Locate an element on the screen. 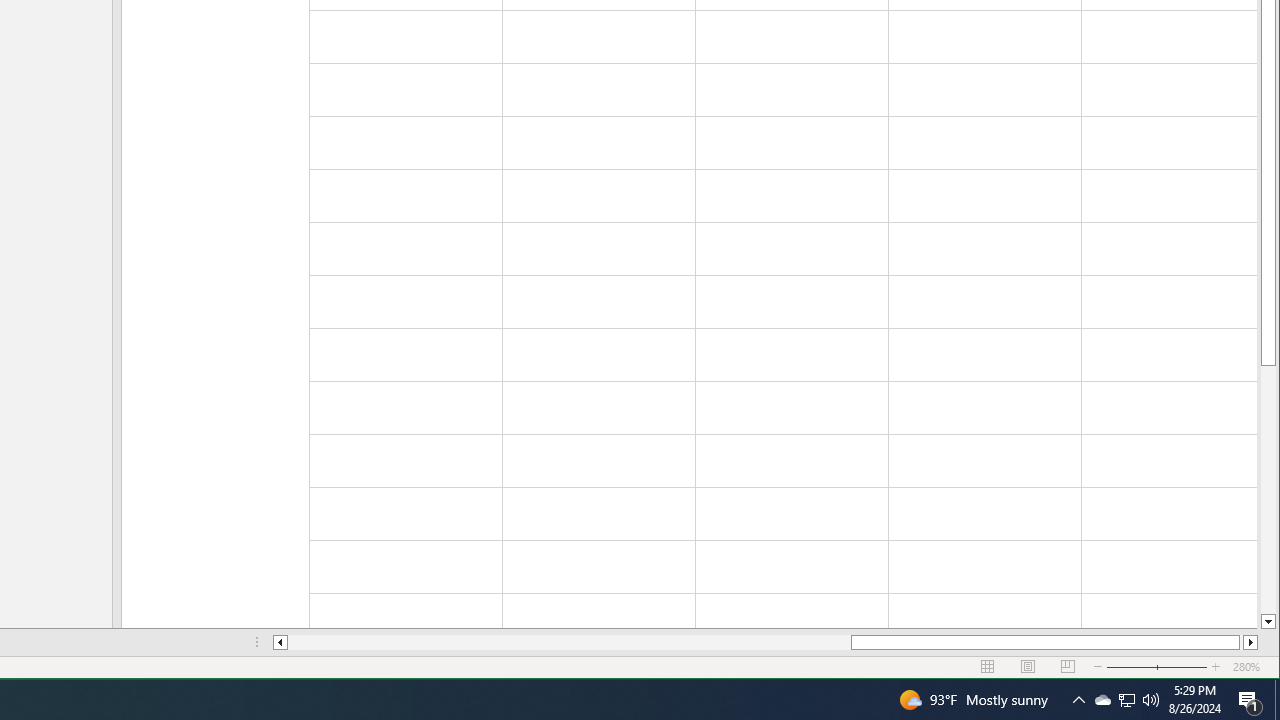 Image resolution: width=1280 pixels, height=720 pixels. 'Action Center, 1 new notification' is located at coordinates (1250, 698).